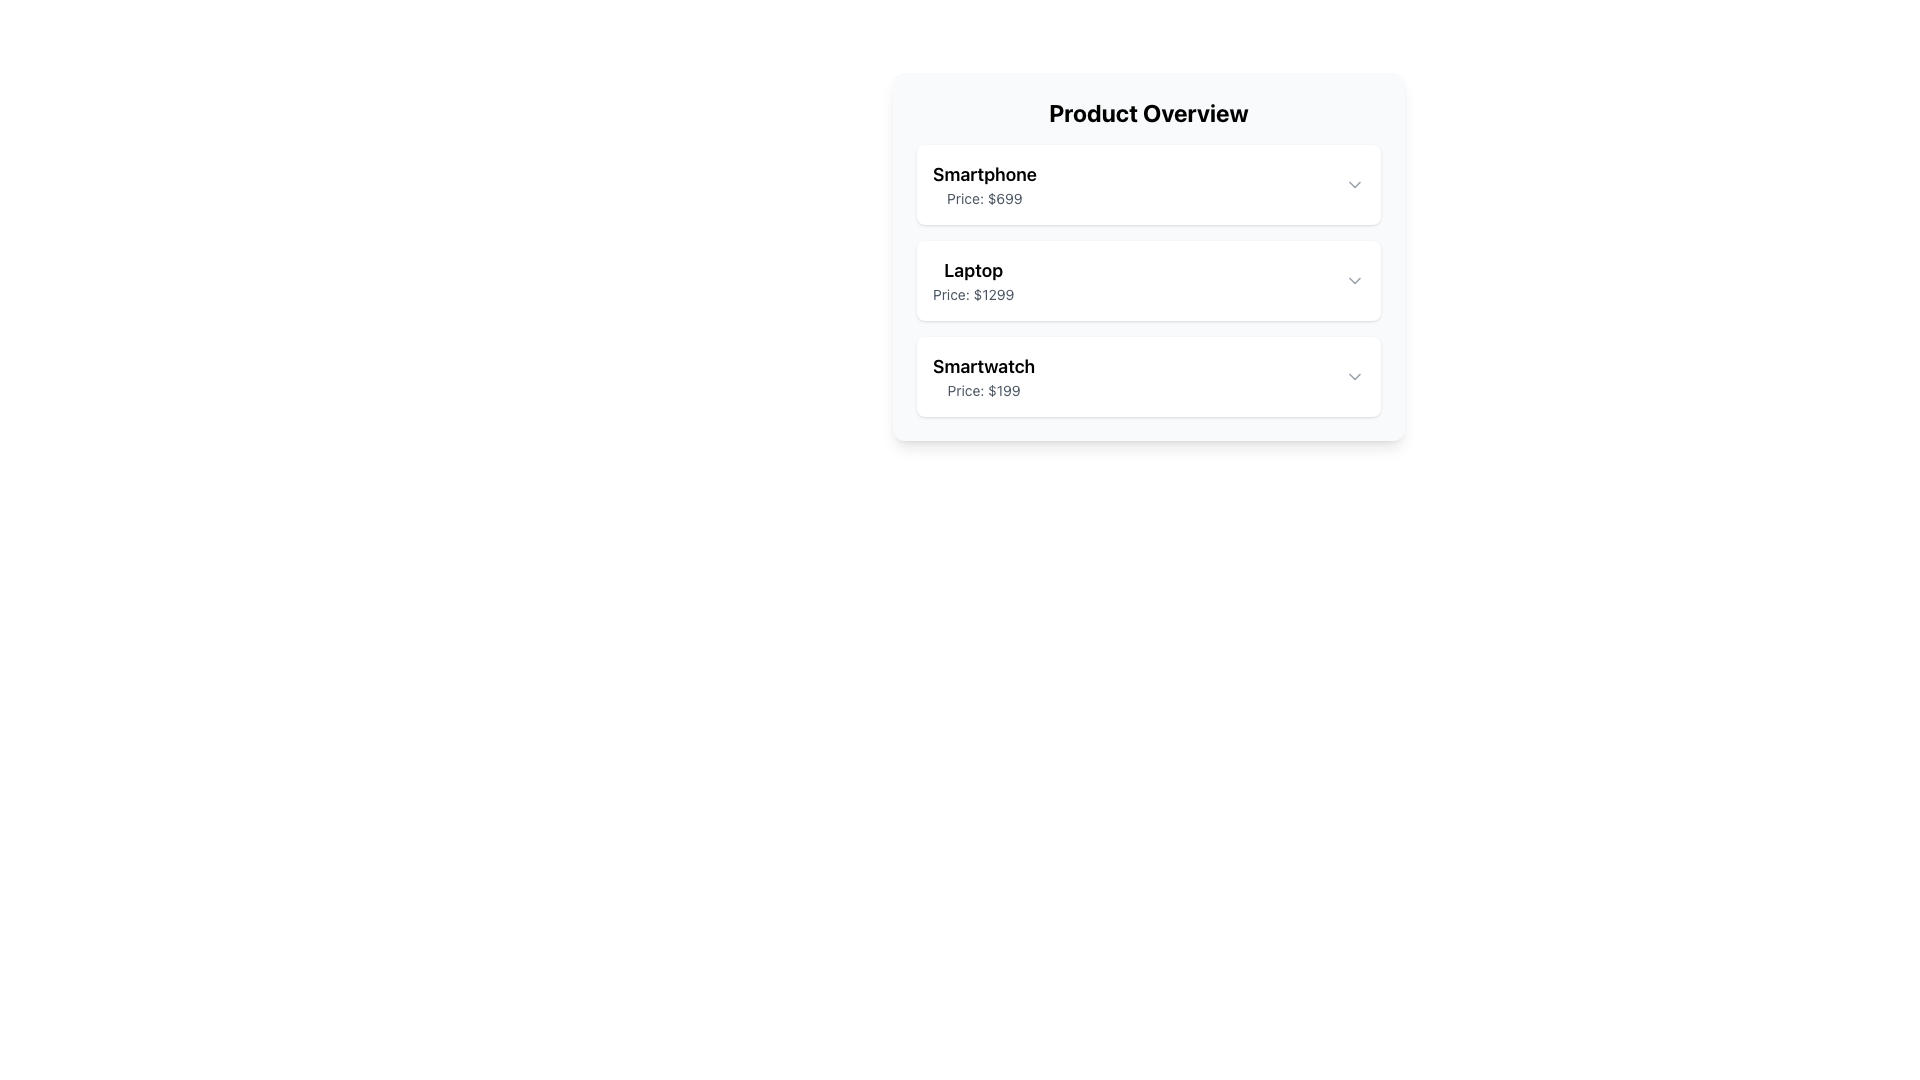 The height and width of the screenshot is (1080, 1920). What do you see at coordinates (984, 366) in the screenshot?
I see `the text label reading 'Smartwatch', which is styled as a title in the third product card under 'Product Overview'` at bounding box center [984, 366].